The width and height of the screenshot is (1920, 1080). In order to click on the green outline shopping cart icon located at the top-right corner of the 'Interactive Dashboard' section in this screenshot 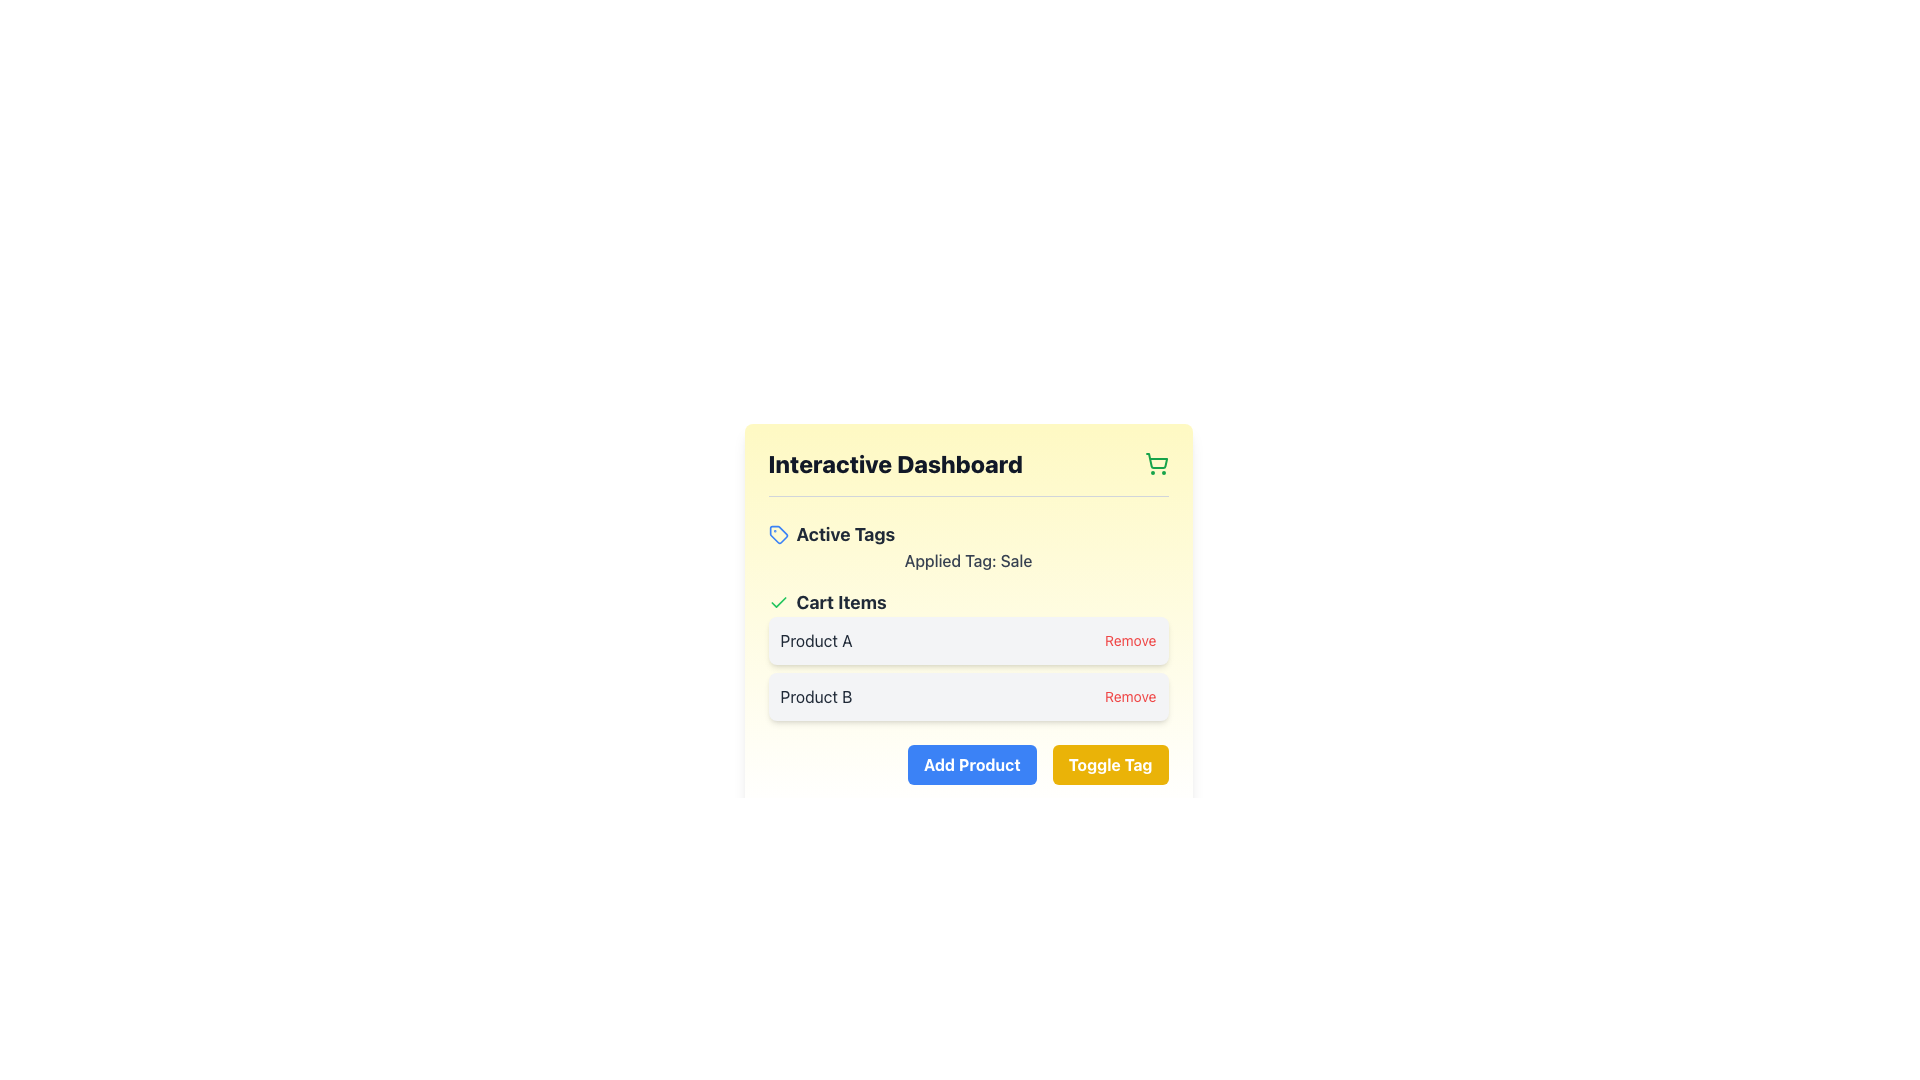, I will do `click(1156, 463)`.